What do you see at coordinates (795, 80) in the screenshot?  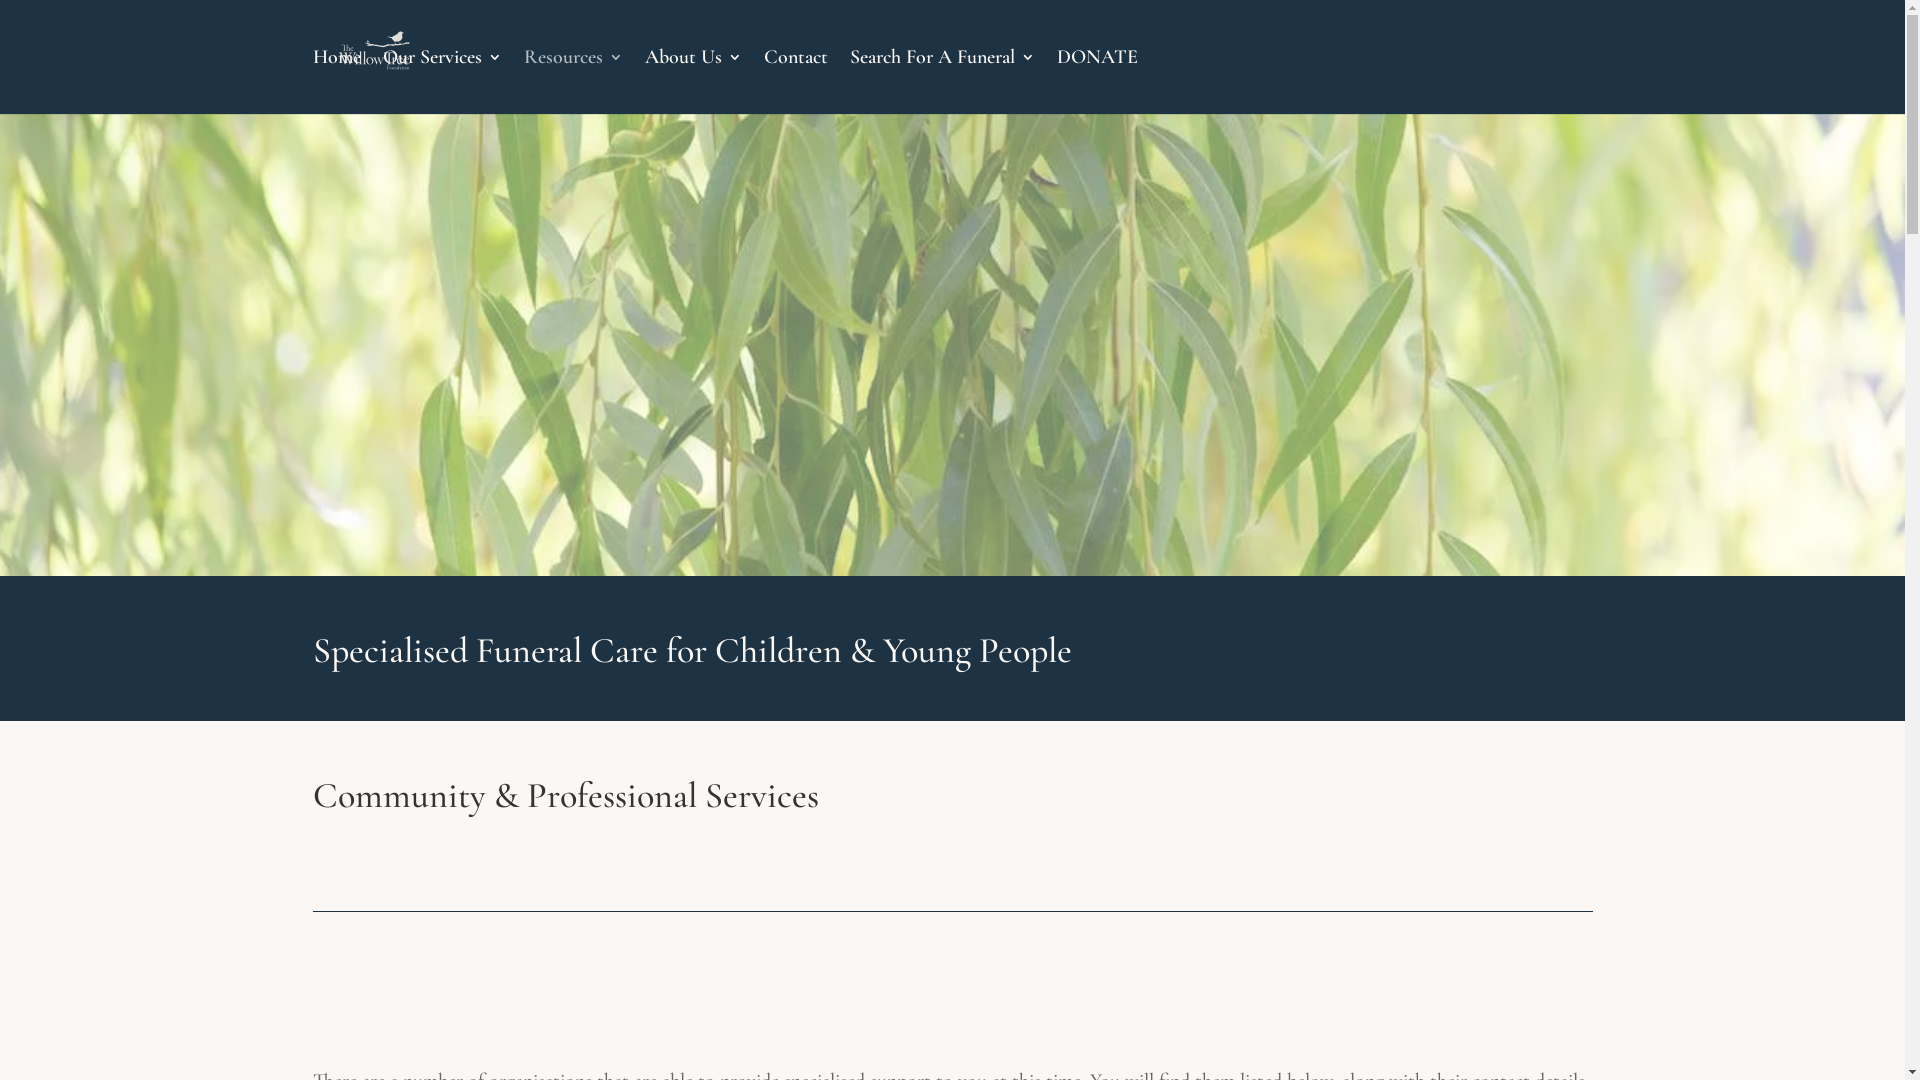 I see `'Contact'` at bounding box center [795, 80].